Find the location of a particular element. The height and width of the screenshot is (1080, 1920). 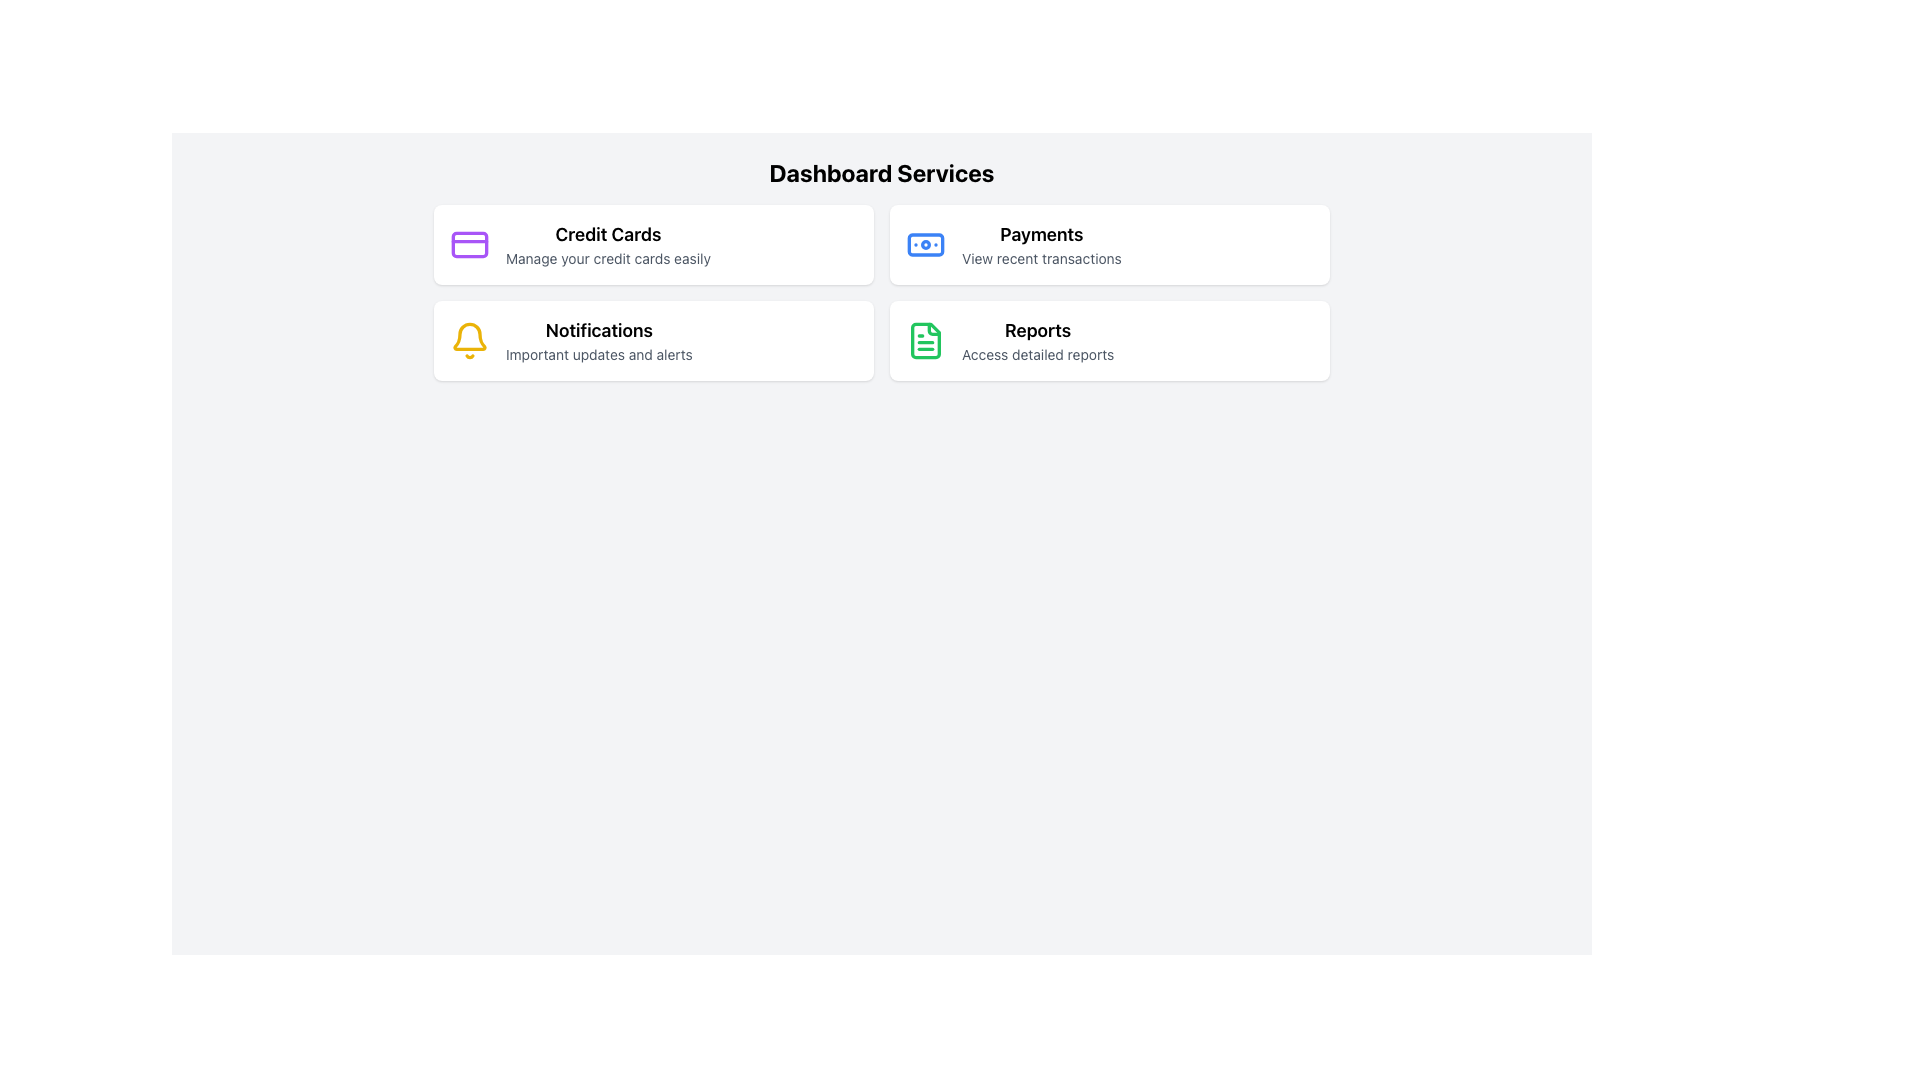

the static text element reading 'Access detailed reports', which is styled with a small gray font and located immediately below the title 'Reports' is located at coordinates (1038, 353).